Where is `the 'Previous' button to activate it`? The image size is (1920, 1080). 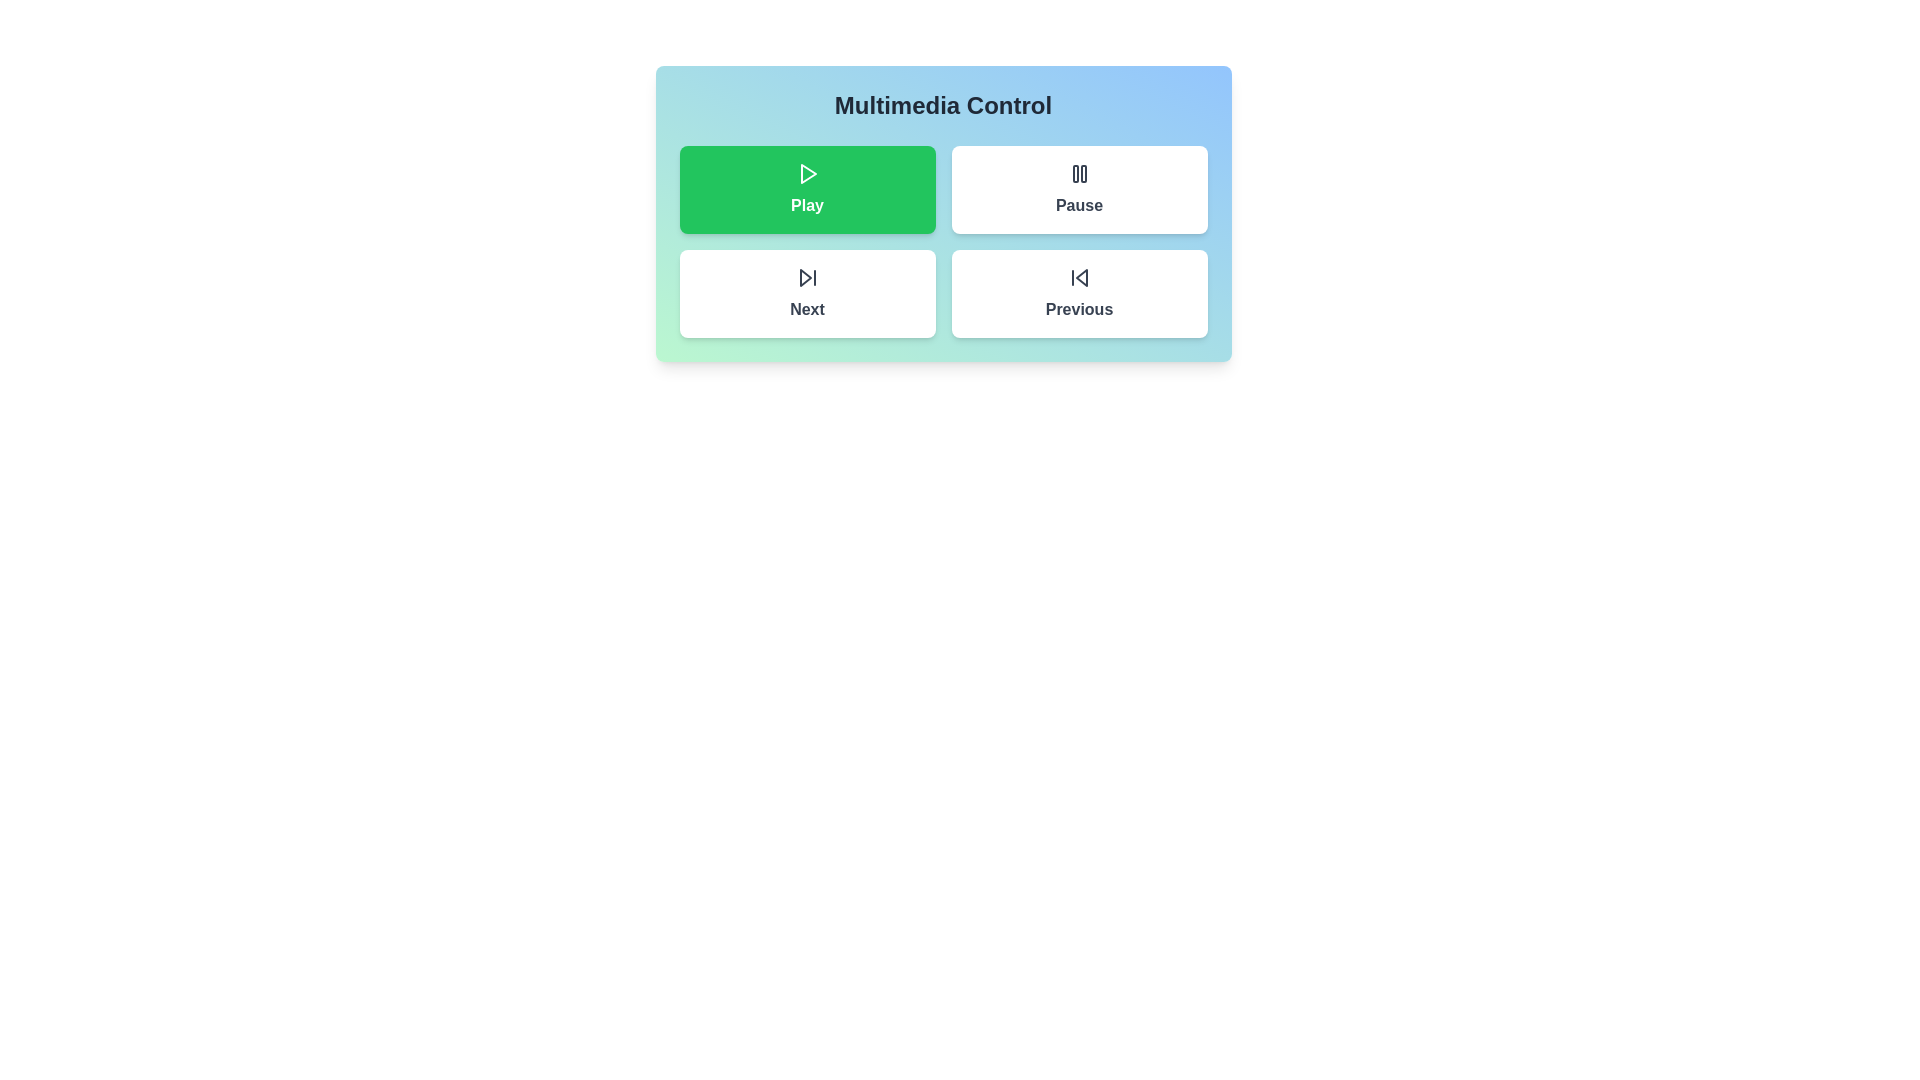
the 'Previous' button to activate it is located at coordinates (1078, 293).